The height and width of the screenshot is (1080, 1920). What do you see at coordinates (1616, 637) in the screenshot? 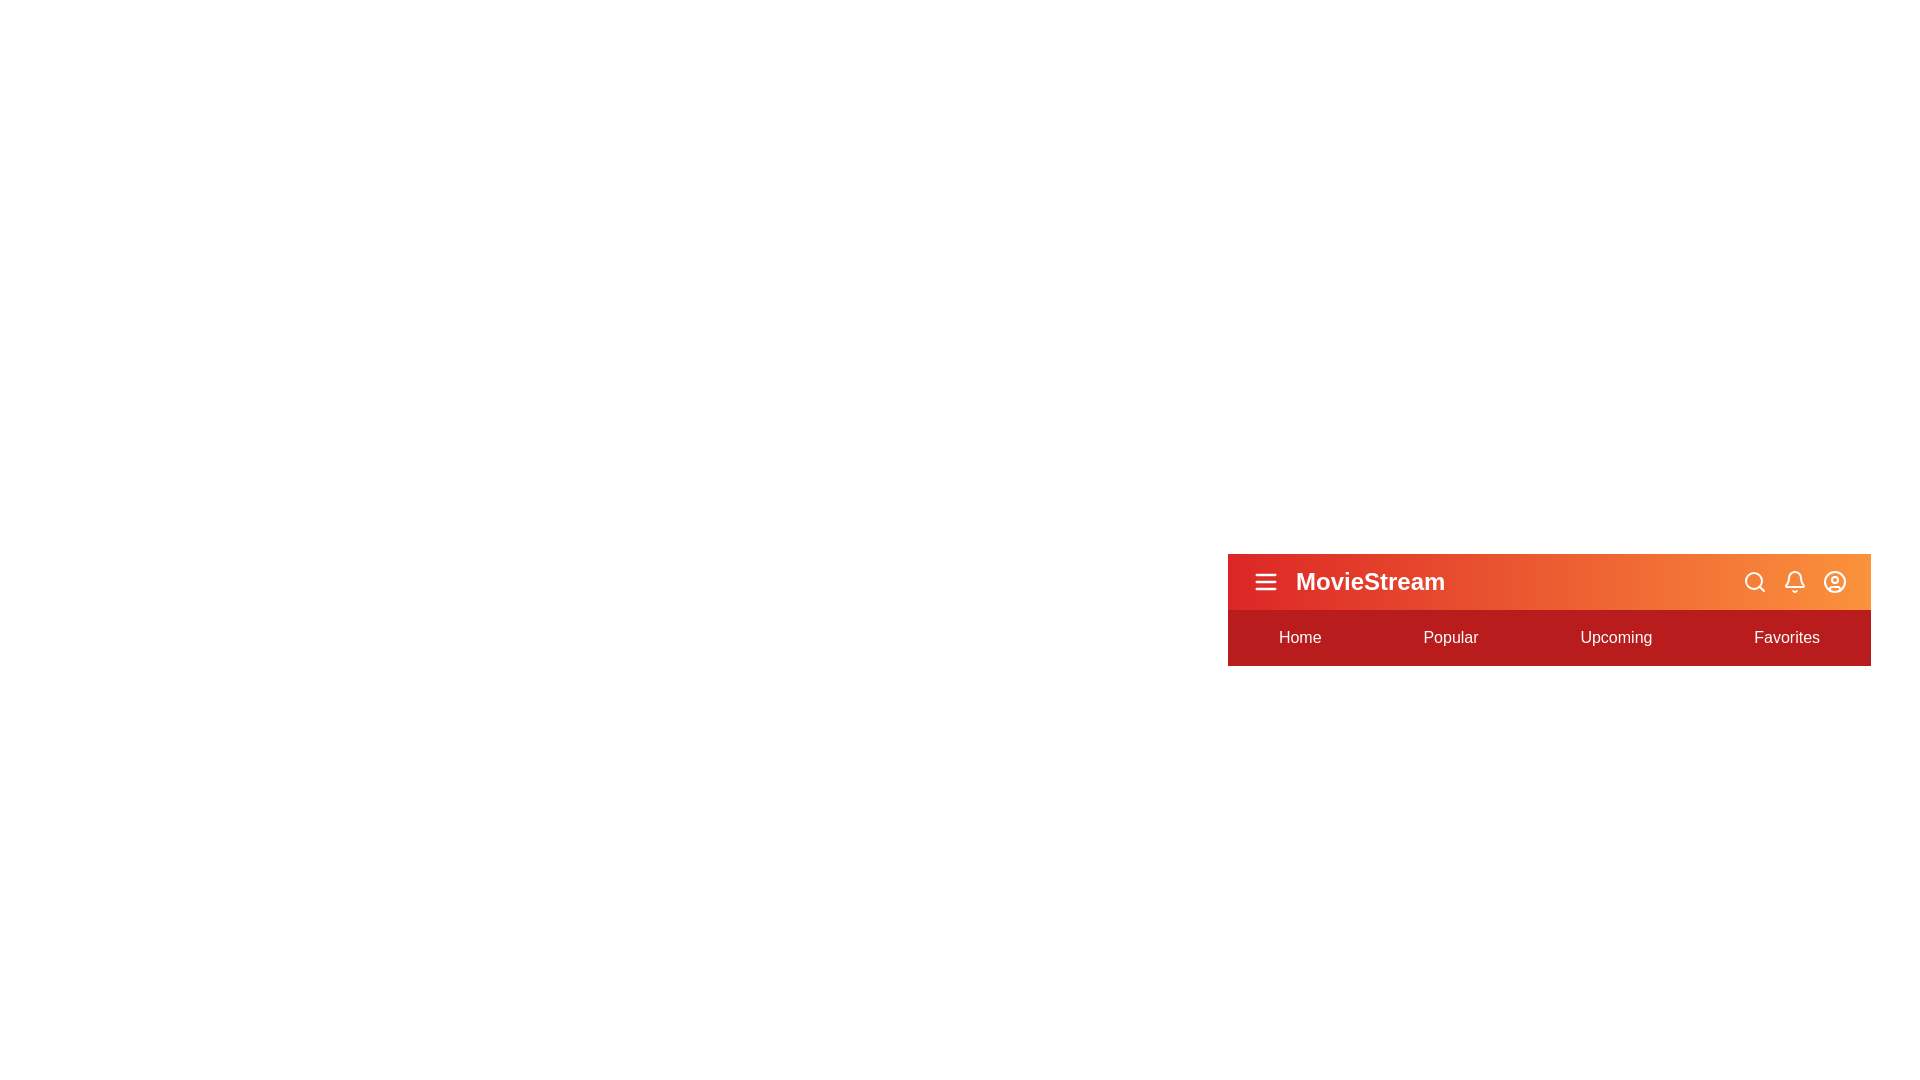
I see `the navigation option Upcoming to highlight it` at bounding box center [1616, 637].